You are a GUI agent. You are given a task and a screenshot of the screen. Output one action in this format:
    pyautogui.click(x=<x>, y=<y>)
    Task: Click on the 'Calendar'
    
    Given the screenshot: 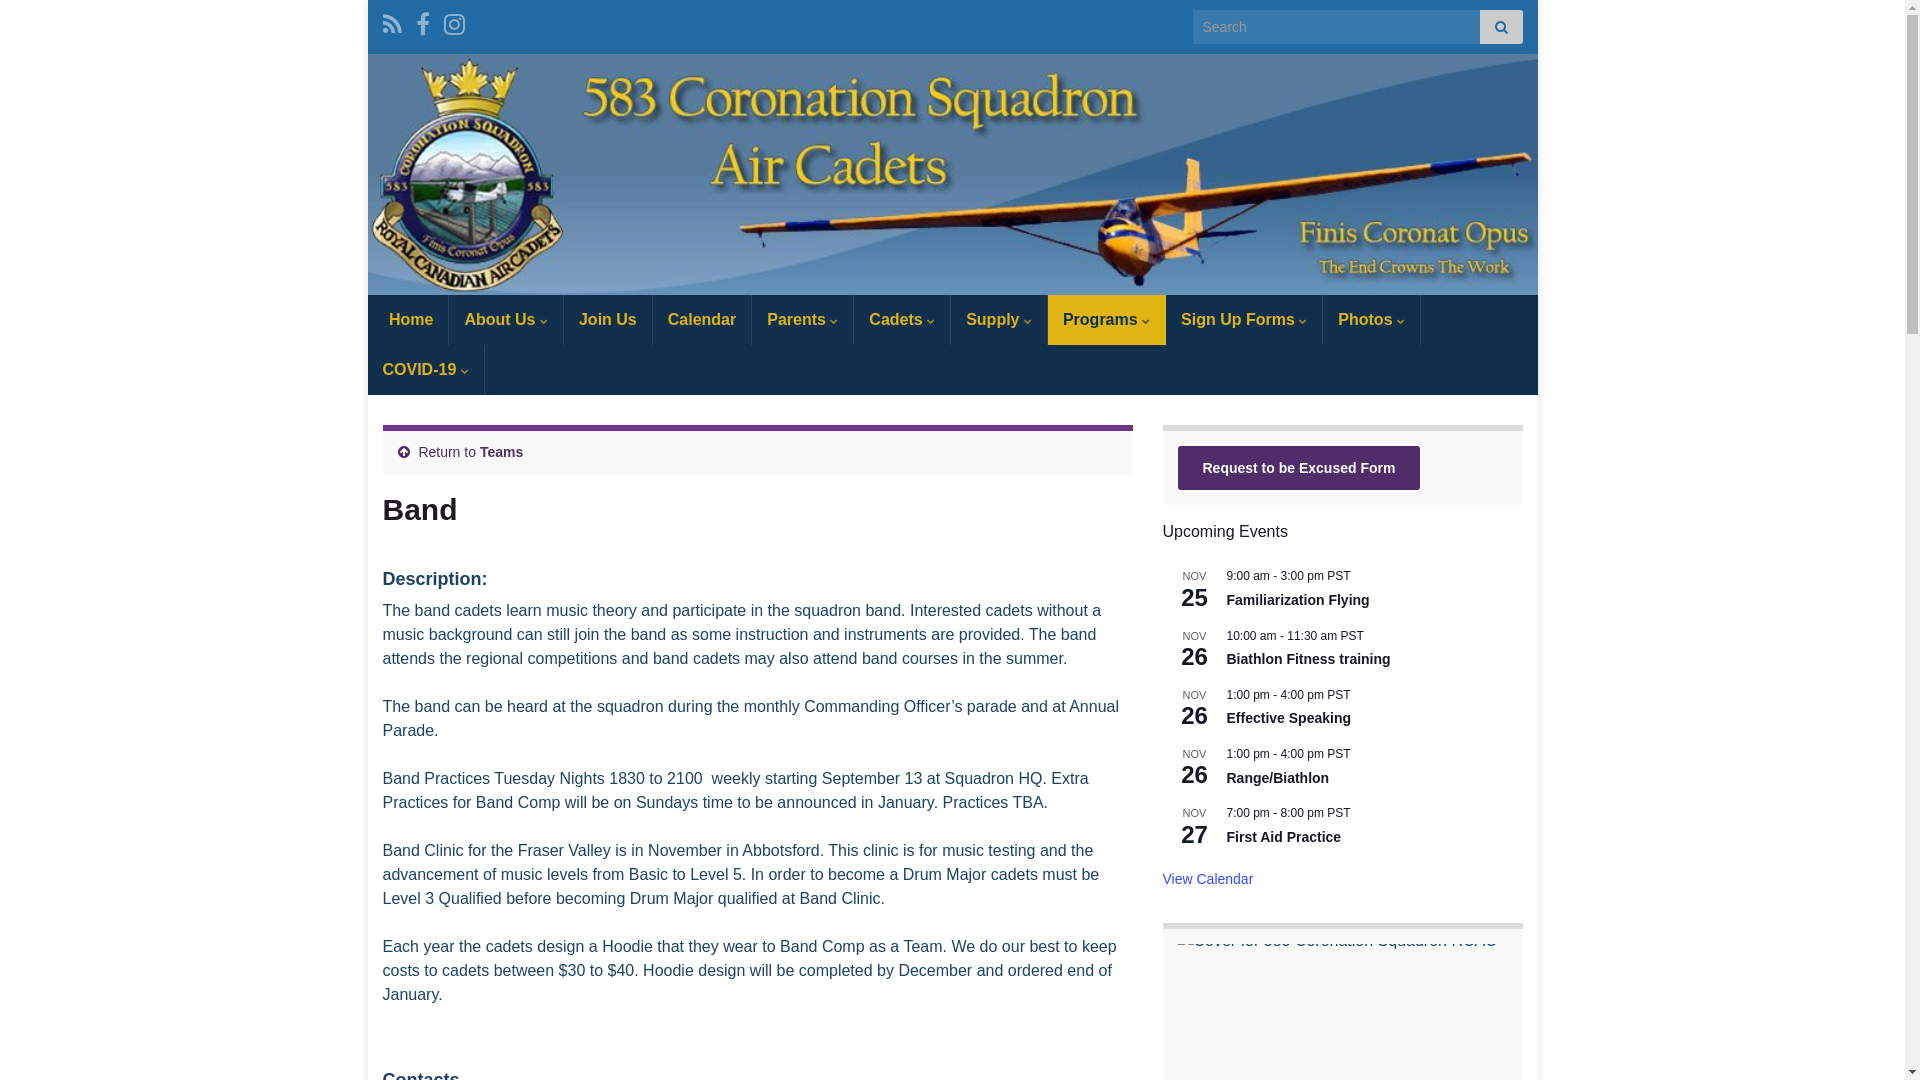 What is the action you would take?
    pyautogui.click(x=701, y=319)
    